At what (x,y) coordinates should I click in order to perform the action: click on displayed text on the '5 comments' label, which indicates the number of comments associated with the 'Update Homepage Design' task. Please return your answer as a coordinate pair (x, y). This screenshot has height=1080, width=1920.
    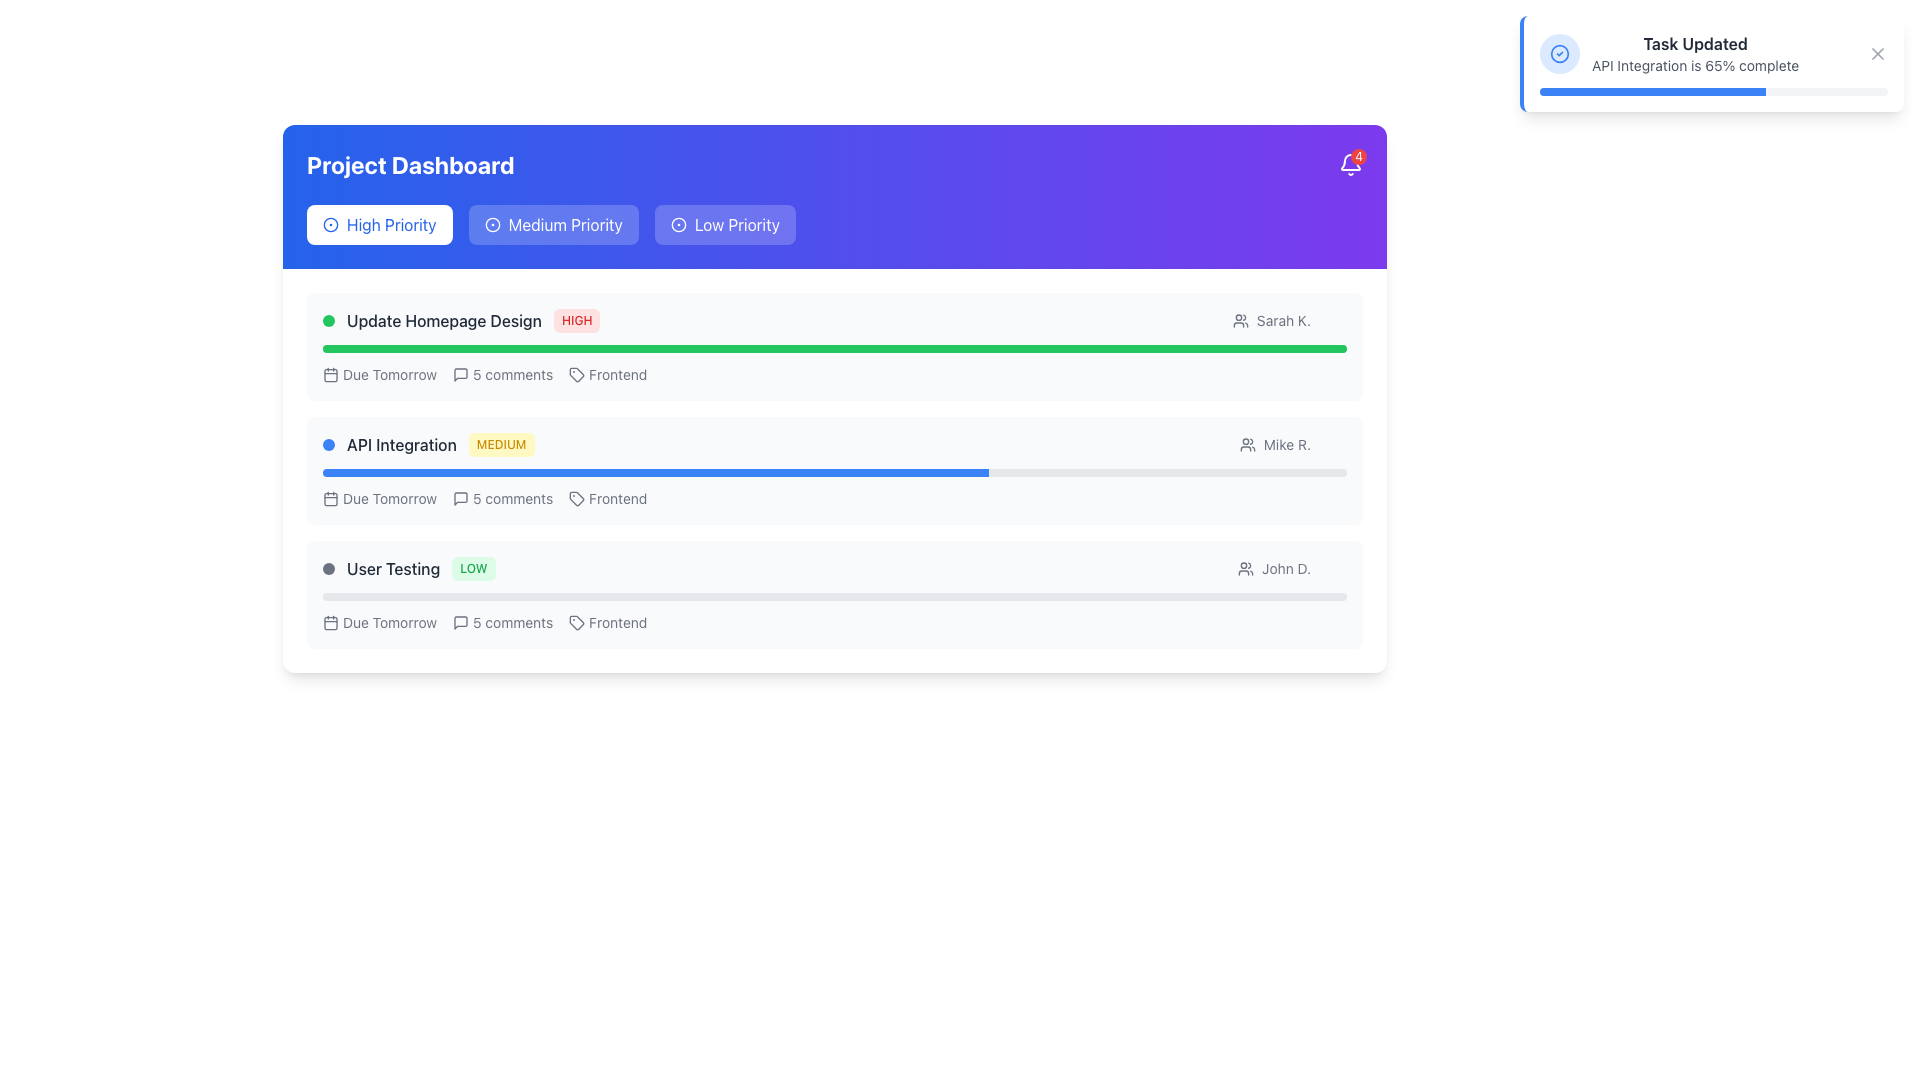
    Looking at the image, I should click on (503, 374).